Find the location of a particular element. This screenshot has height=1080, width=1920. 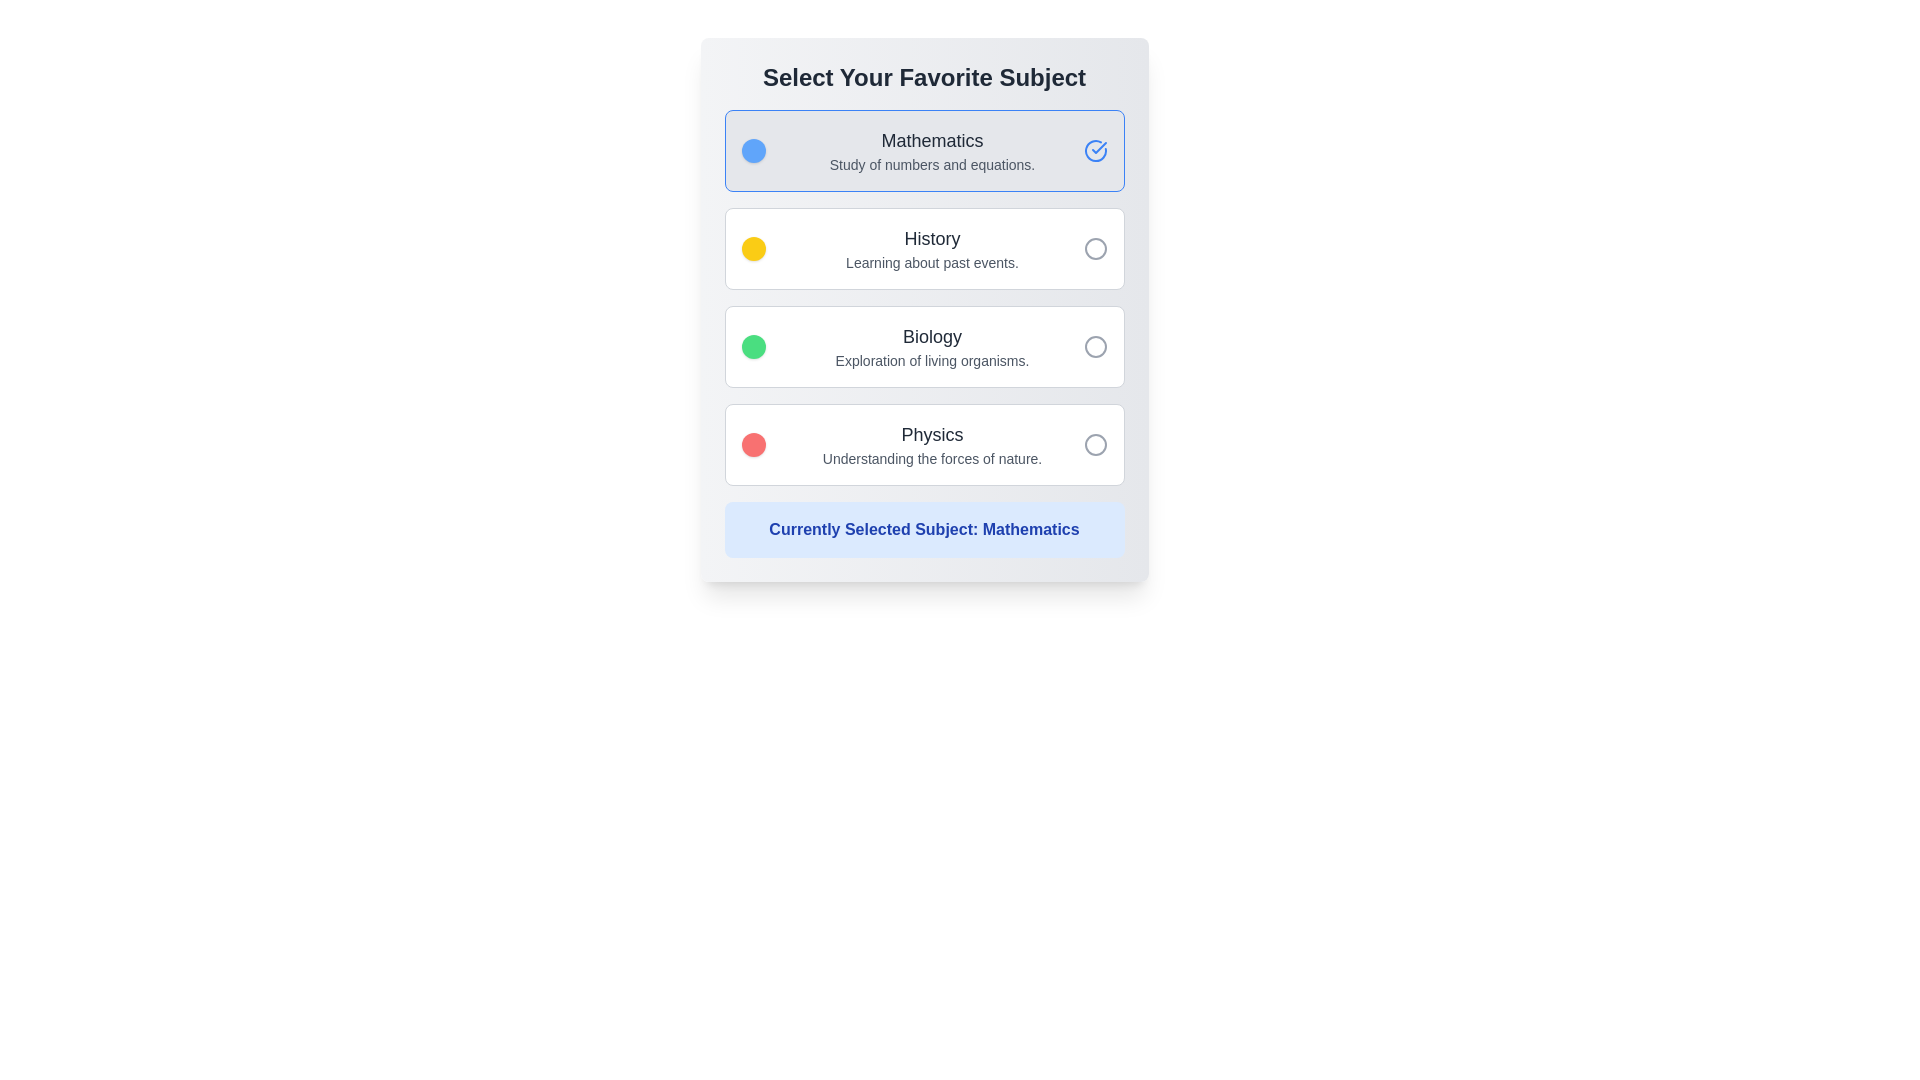

the circular check icon part of the SVG graphic indicating the selection of 'Mathematics' is located at coordinates (1094, 149).